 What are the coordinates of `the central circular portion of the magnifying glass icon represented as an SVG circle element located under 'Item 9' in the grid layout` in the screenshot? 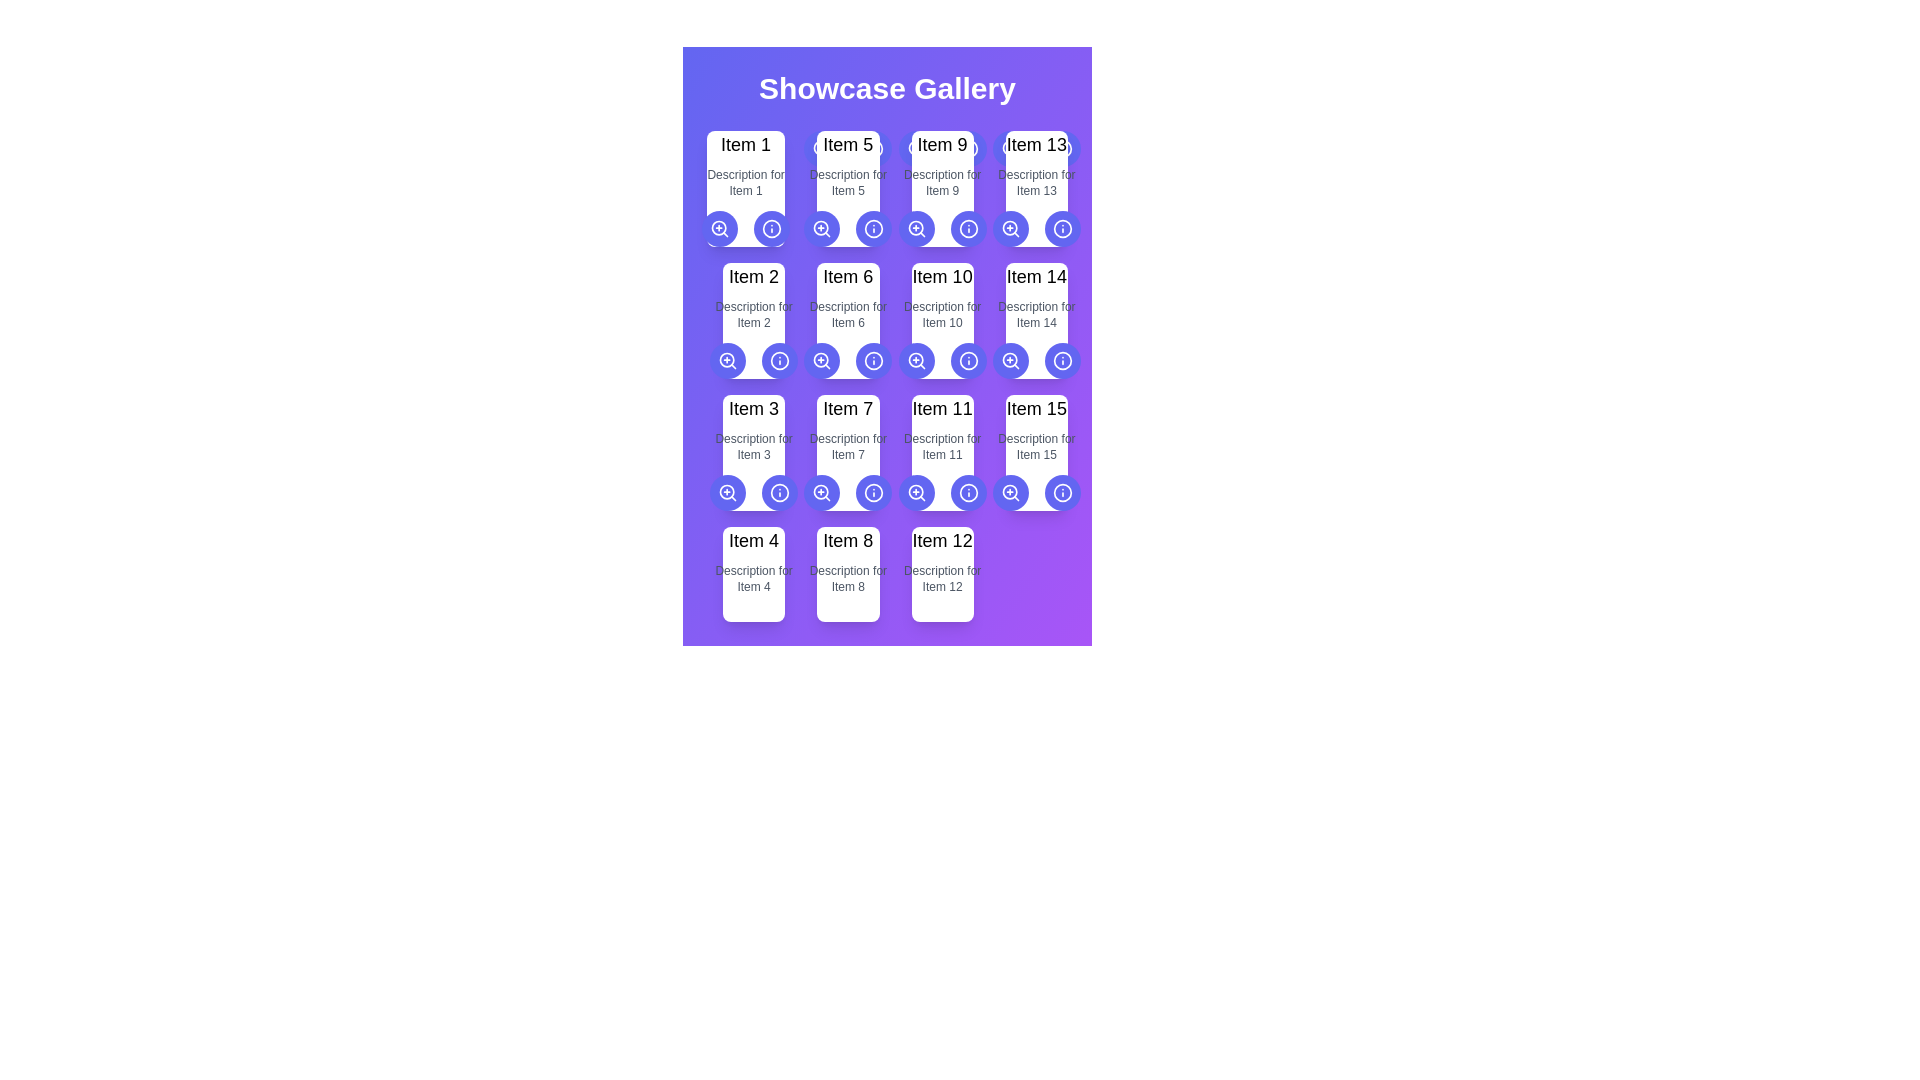 It's located at (914, 147).